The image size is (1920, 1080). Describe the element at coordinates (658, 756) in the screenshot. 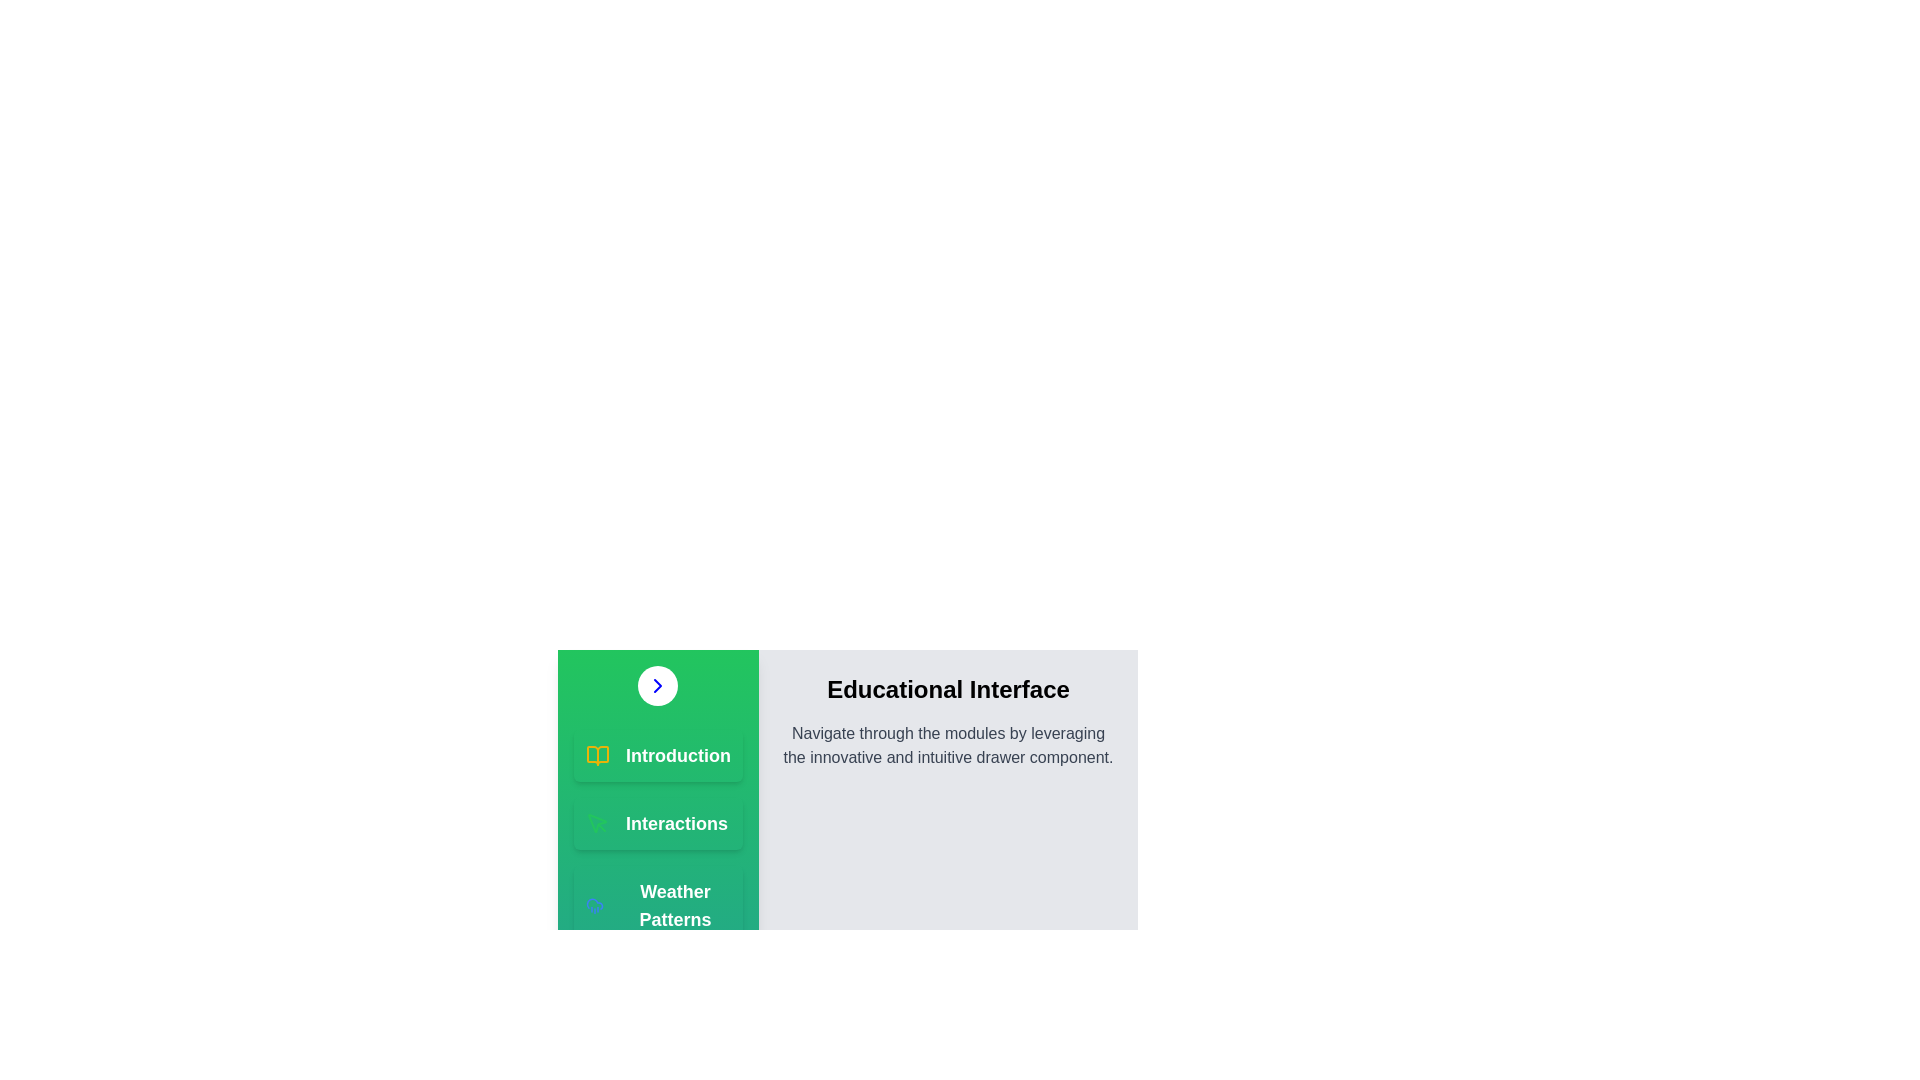

I see `the module Introduction from the list` at that location.